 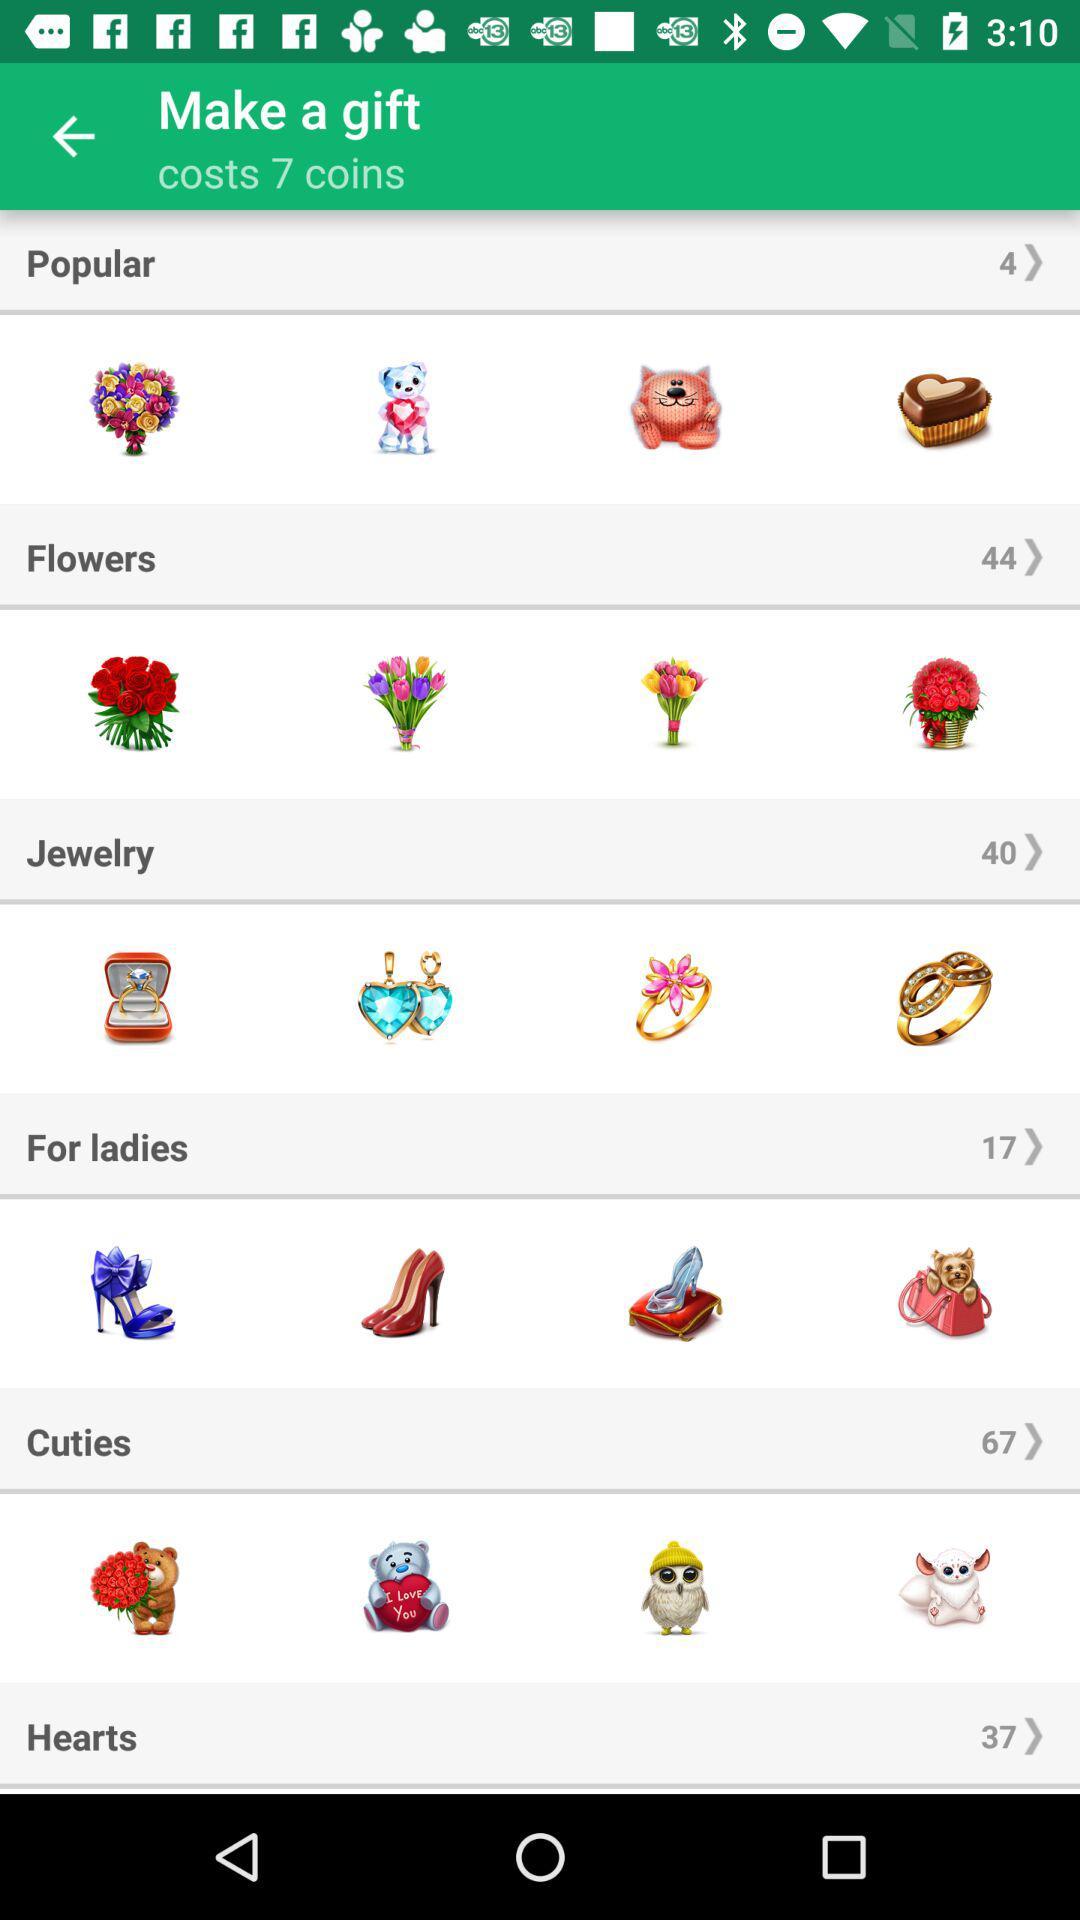 I want to click on product, so click(x=405, y=998).